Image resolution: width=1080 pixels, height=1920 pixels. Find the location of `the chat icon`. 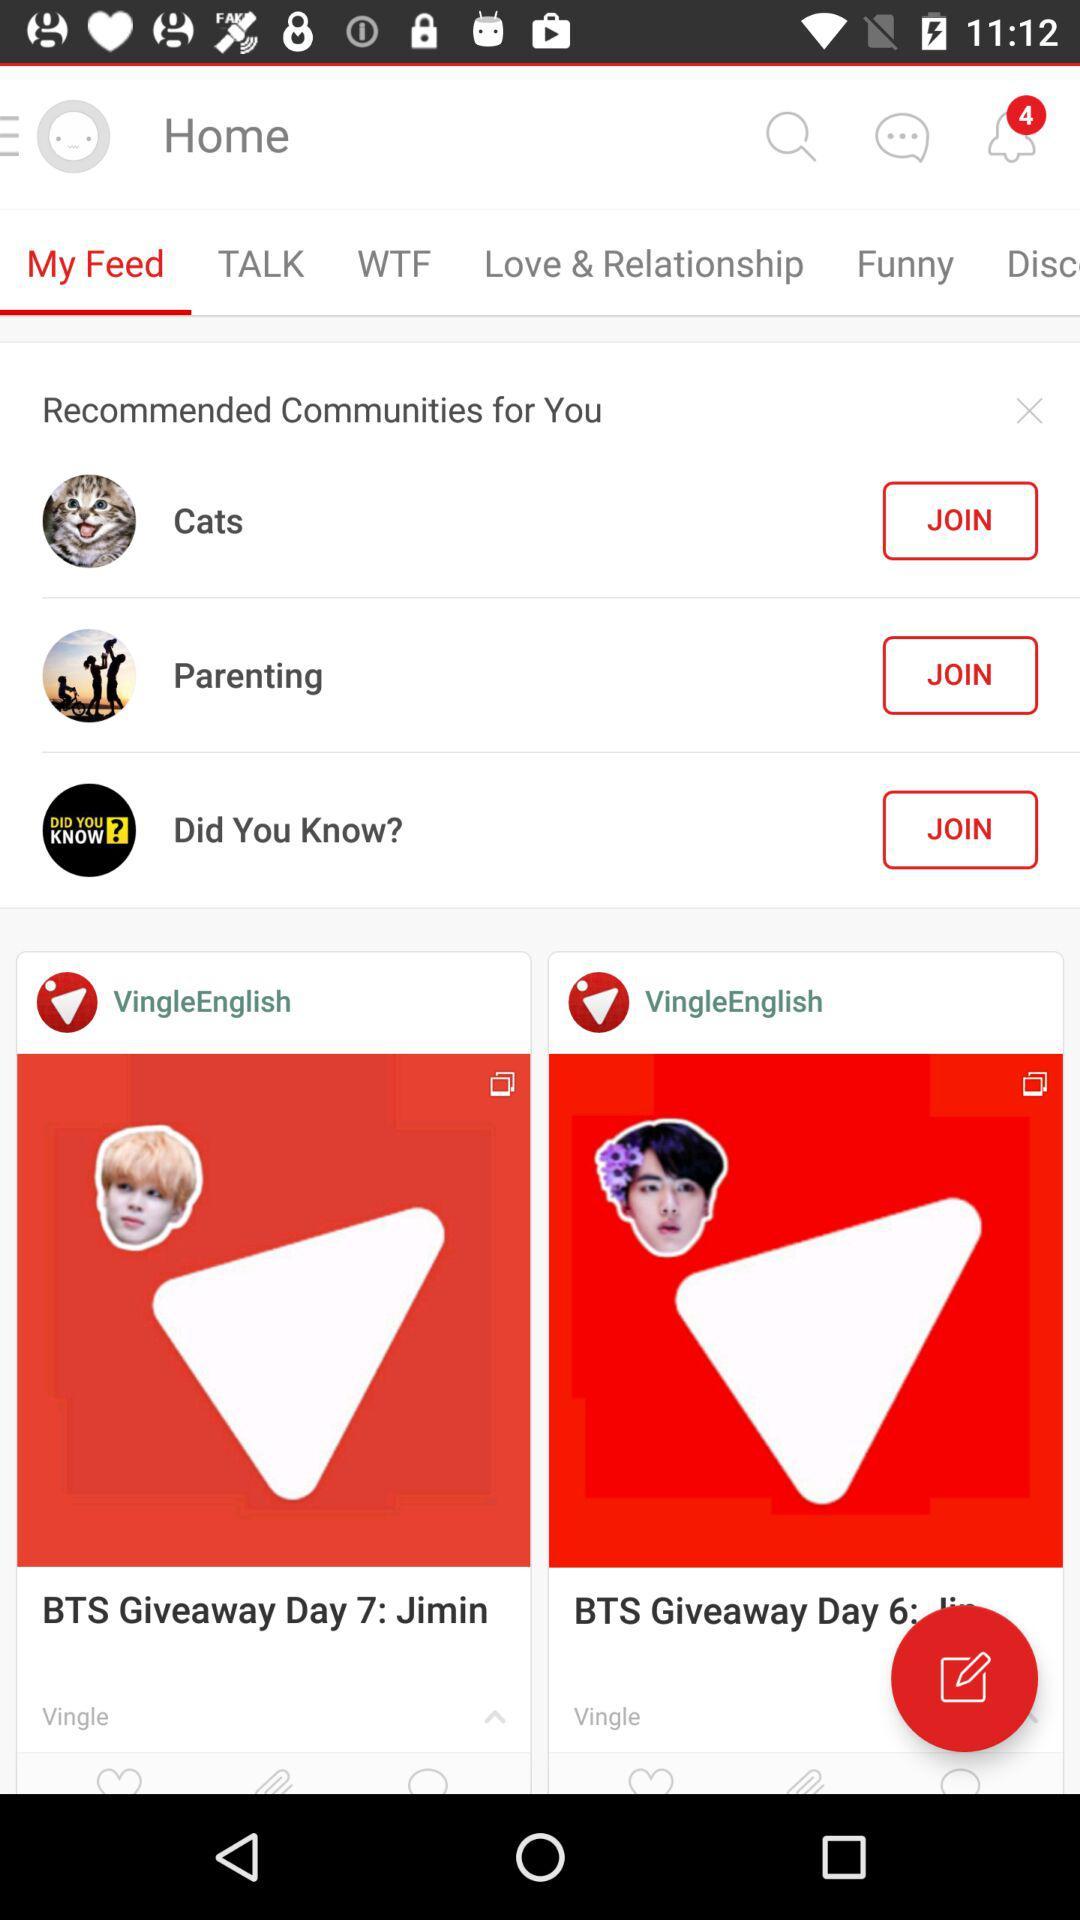

the chat icon is located at coordinates (901, 135).